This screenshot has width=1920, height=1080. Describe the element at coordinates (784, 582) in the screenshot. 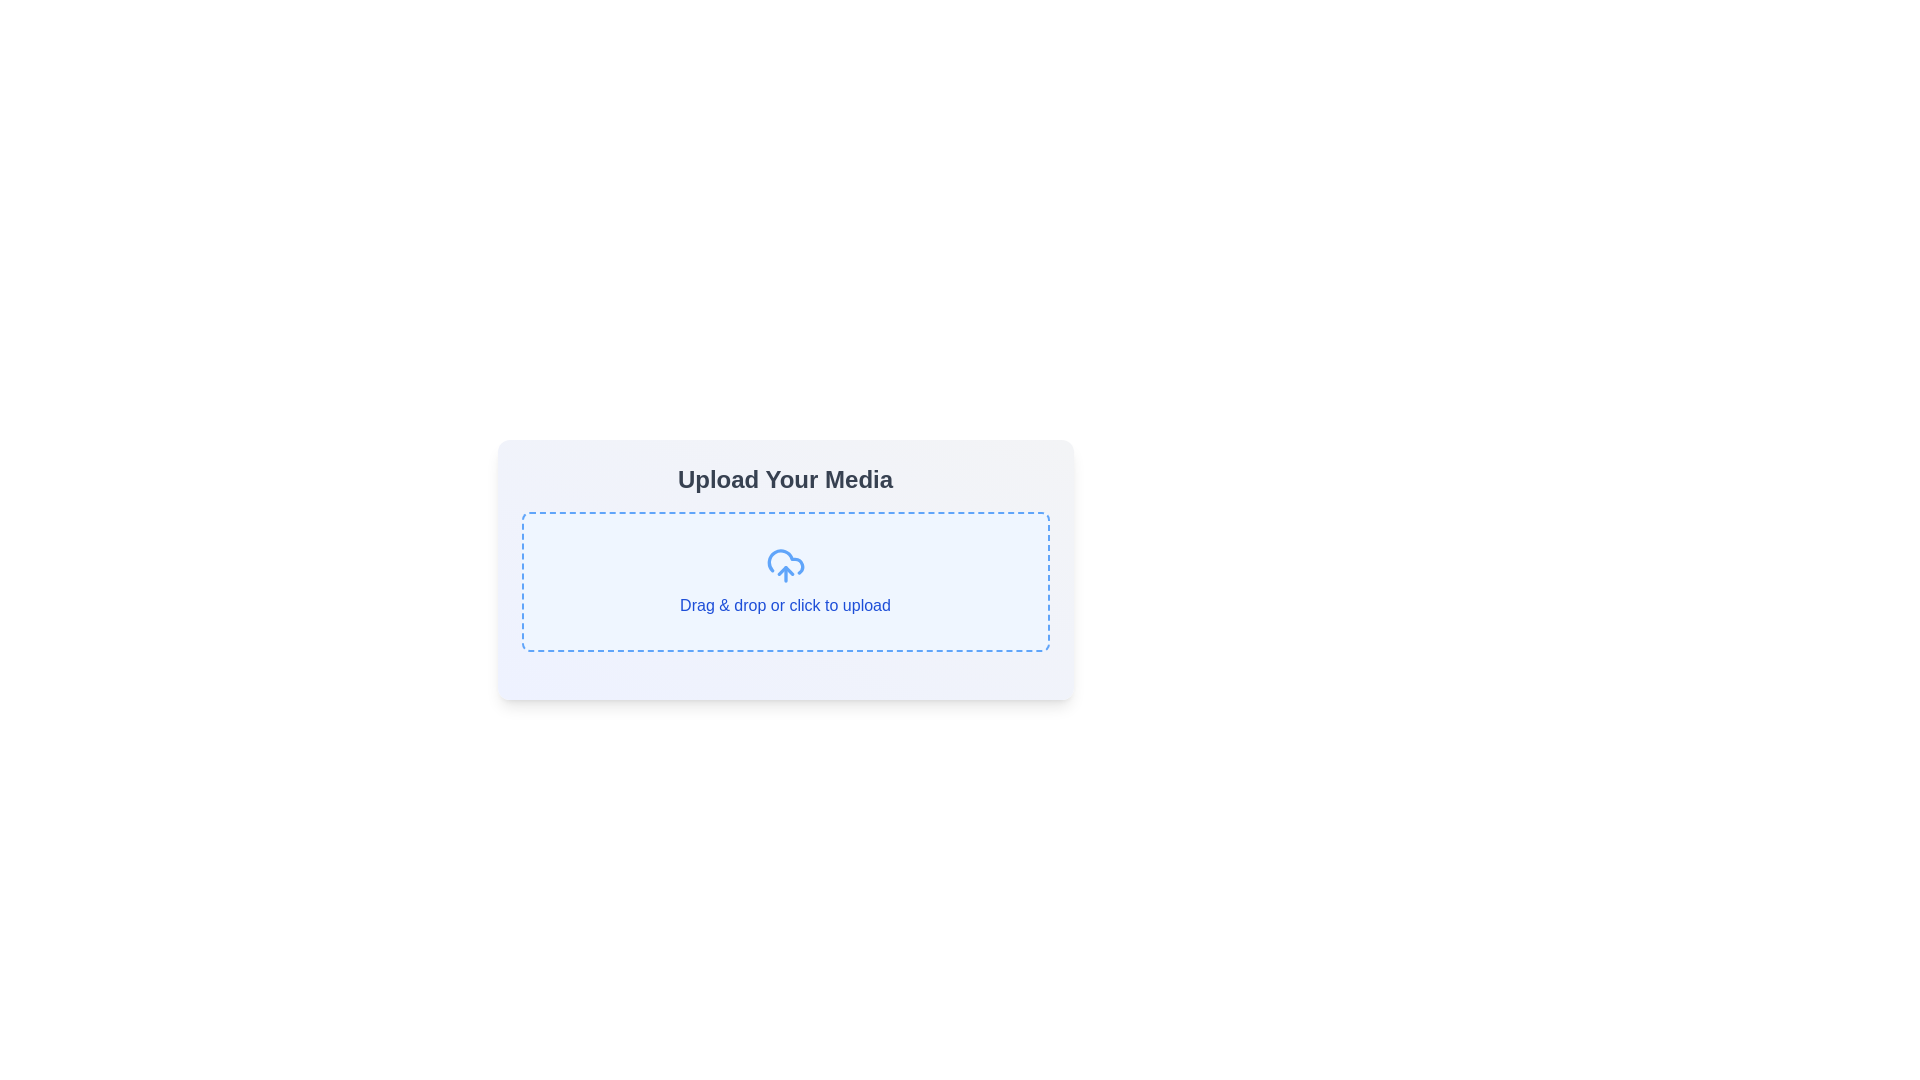

I see `and drop files into the file upload area located centrally within the 'Upload Your Media' box with a gradient background and rounded corners` at that location.